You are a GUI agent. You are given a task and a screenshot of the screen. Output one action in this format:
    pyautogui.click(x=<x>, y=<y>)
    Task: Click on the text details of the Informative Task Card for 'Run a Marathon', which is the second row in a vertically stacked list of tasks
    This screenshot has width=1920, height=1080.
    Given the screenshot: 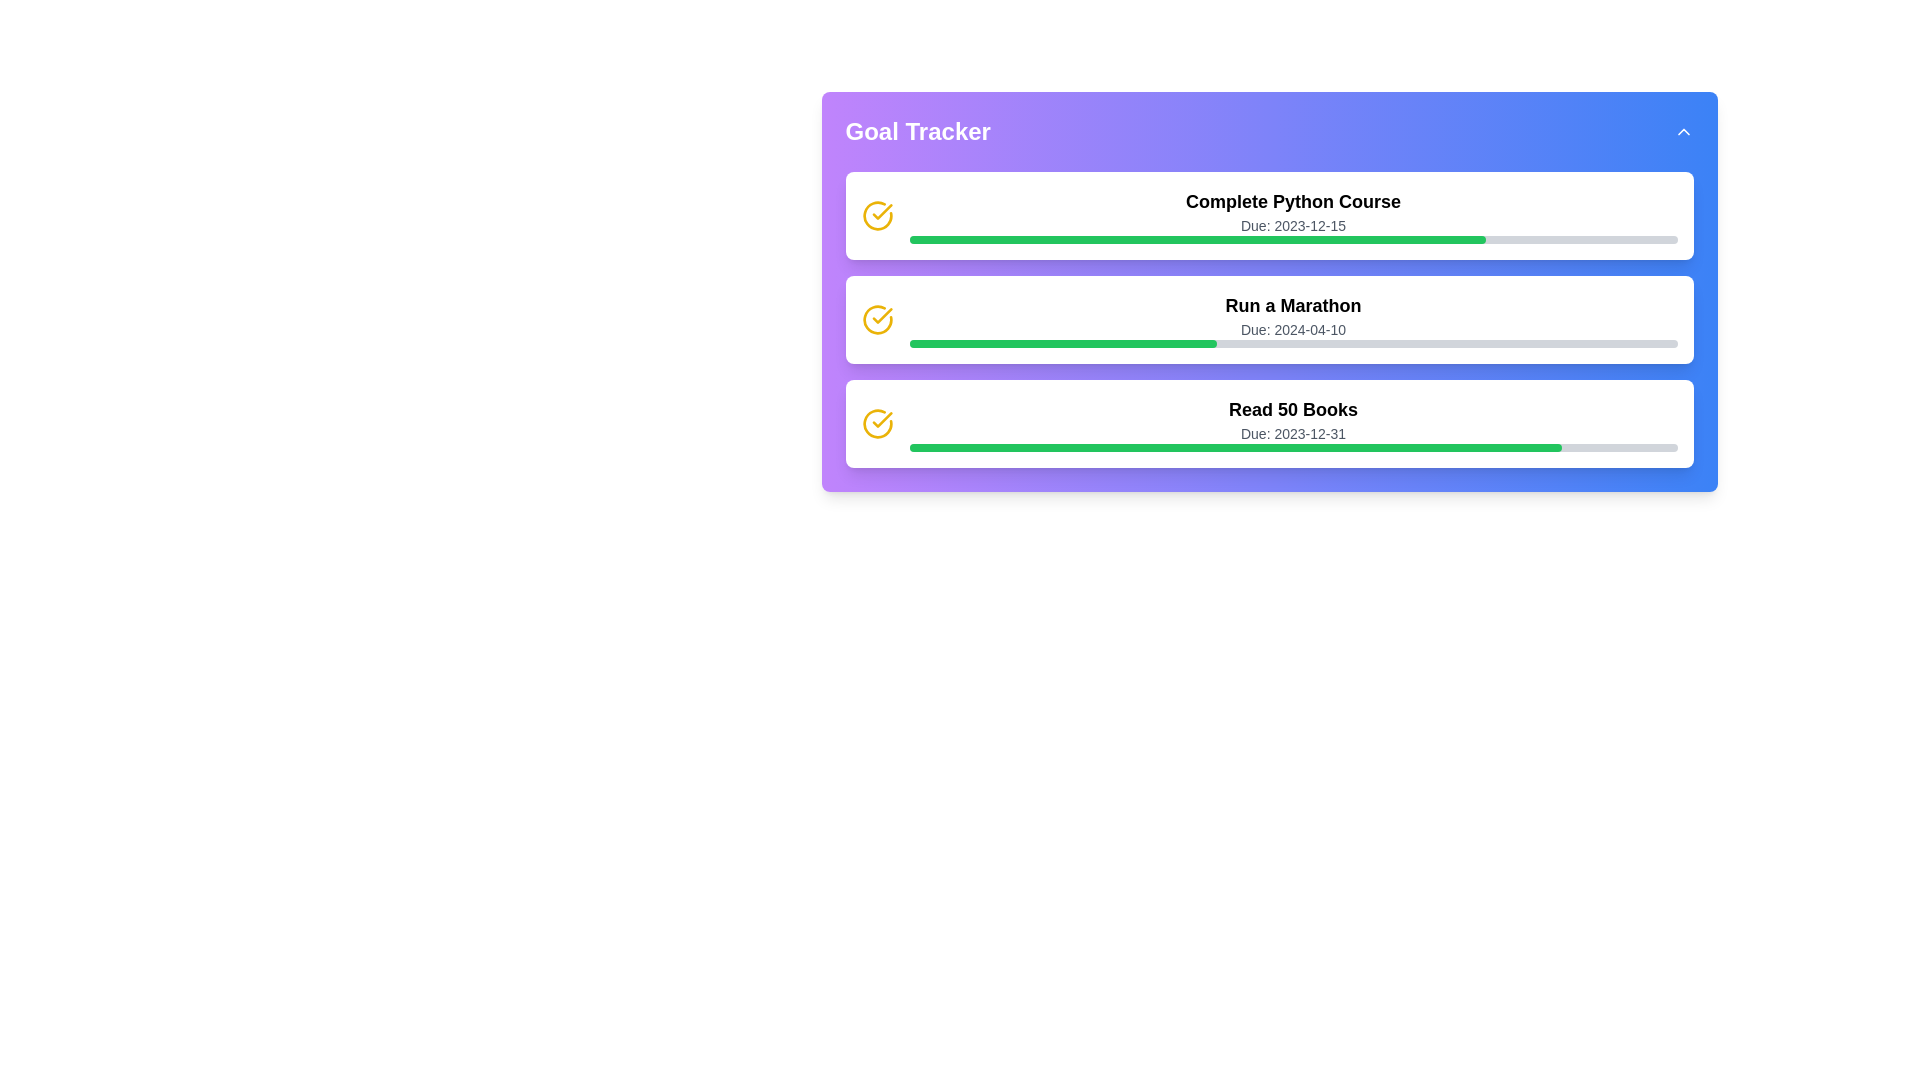 What is the action you would take?
    pyautogui.click(x=1293, y=319)
    